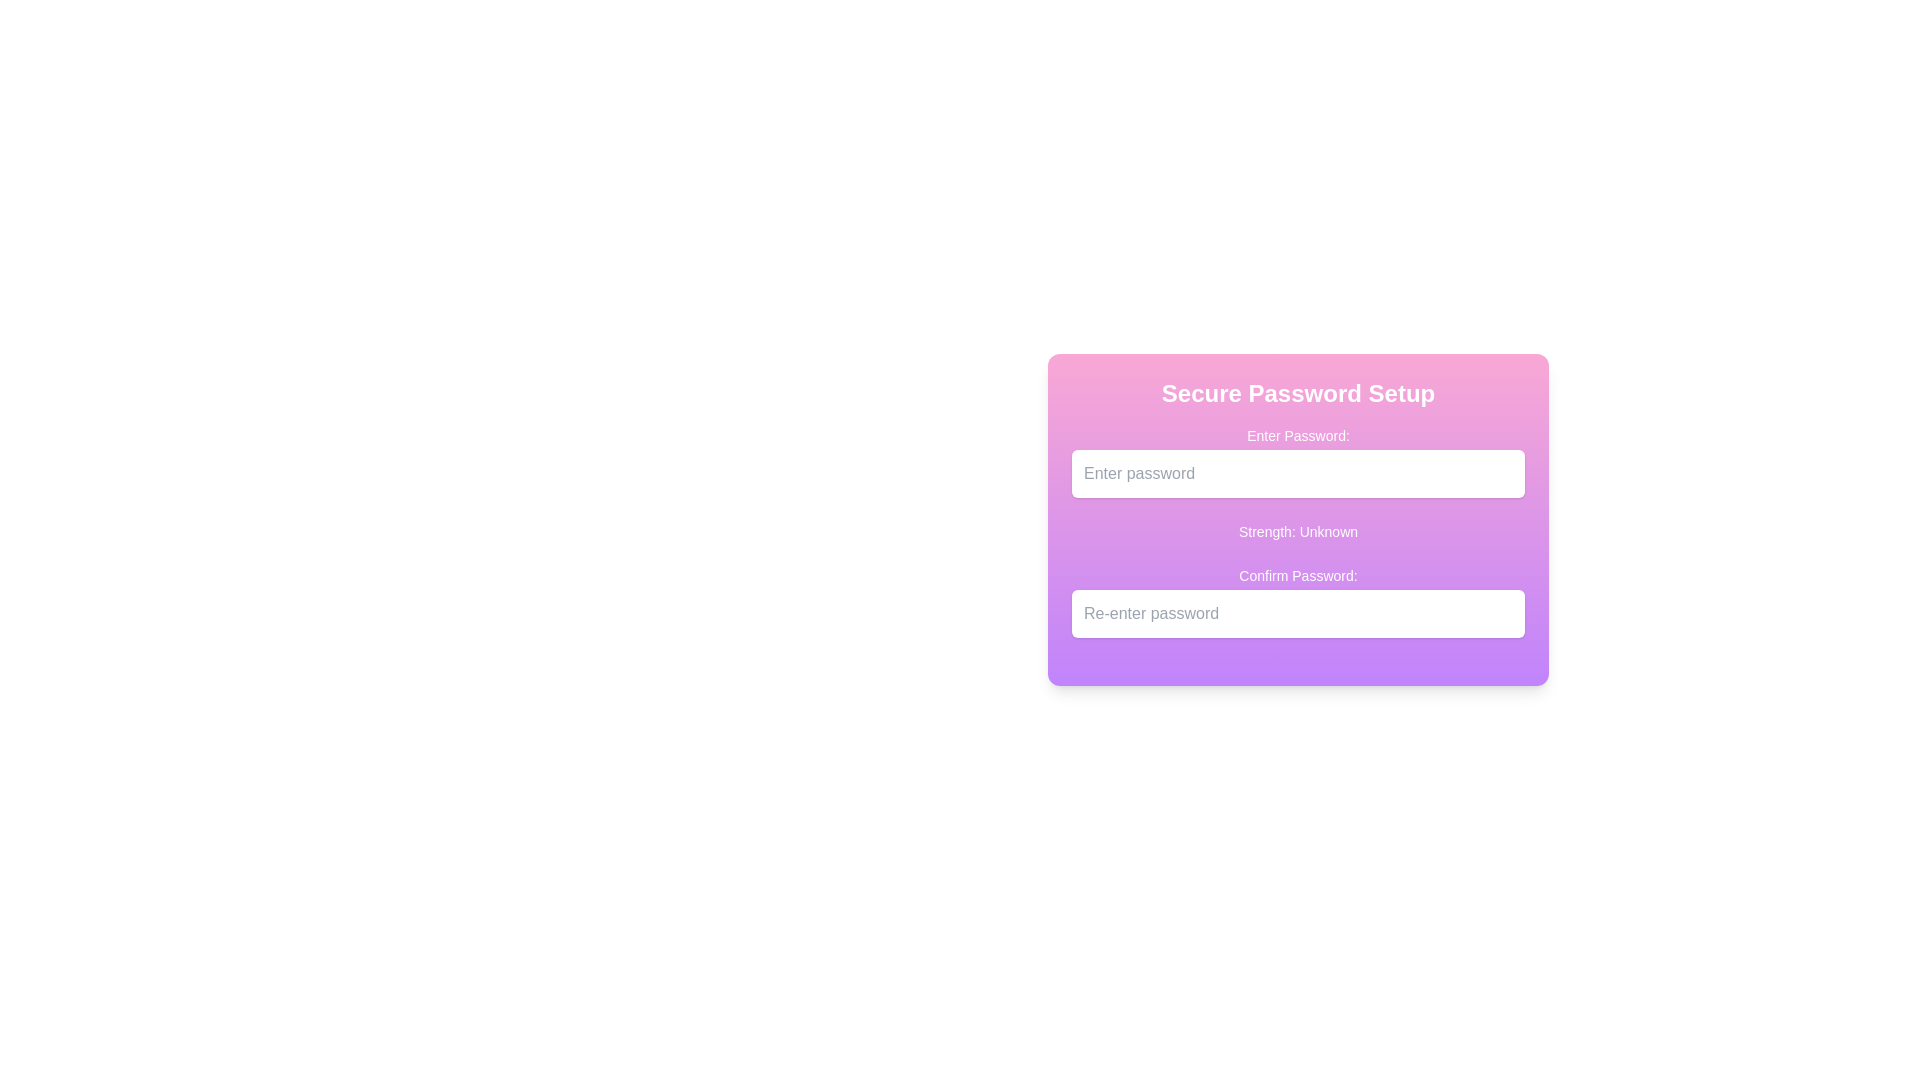  What do you see at coordinates (1298, 531) in the screenshot?
I see `the label displaying 'Strength: Unknown', which is styled with a medium-sized font on a pink background, positioned below the 'Enter Password' input field and above the 'Confirm Password' label` at bounding box center [1298, 531].